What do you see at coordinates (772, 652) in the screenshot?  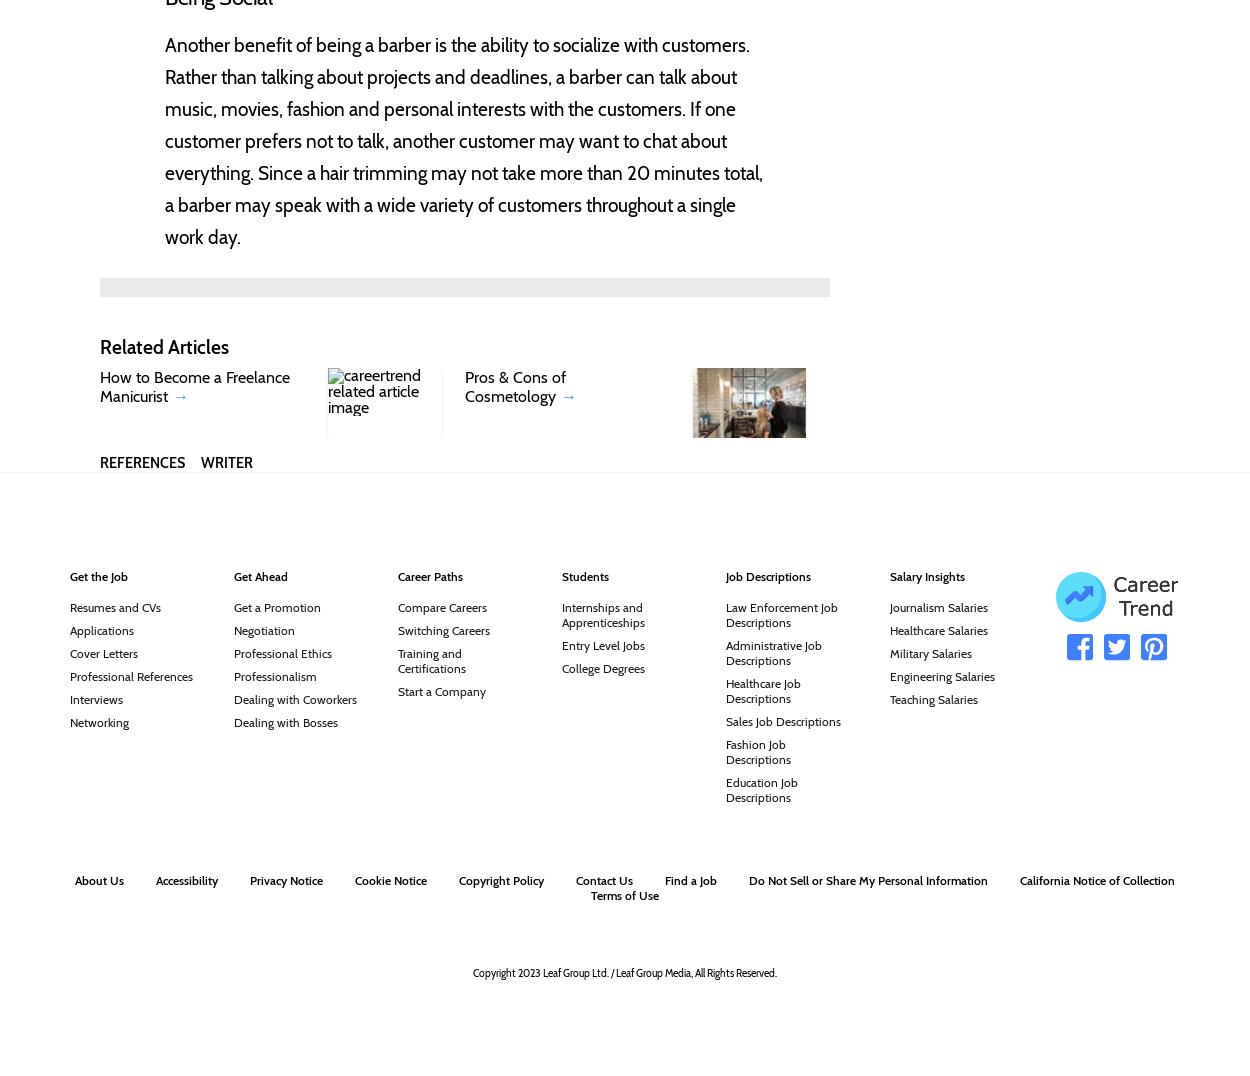 I see `'Administrative Job Descriptions'` at bounding box center [772, 652].